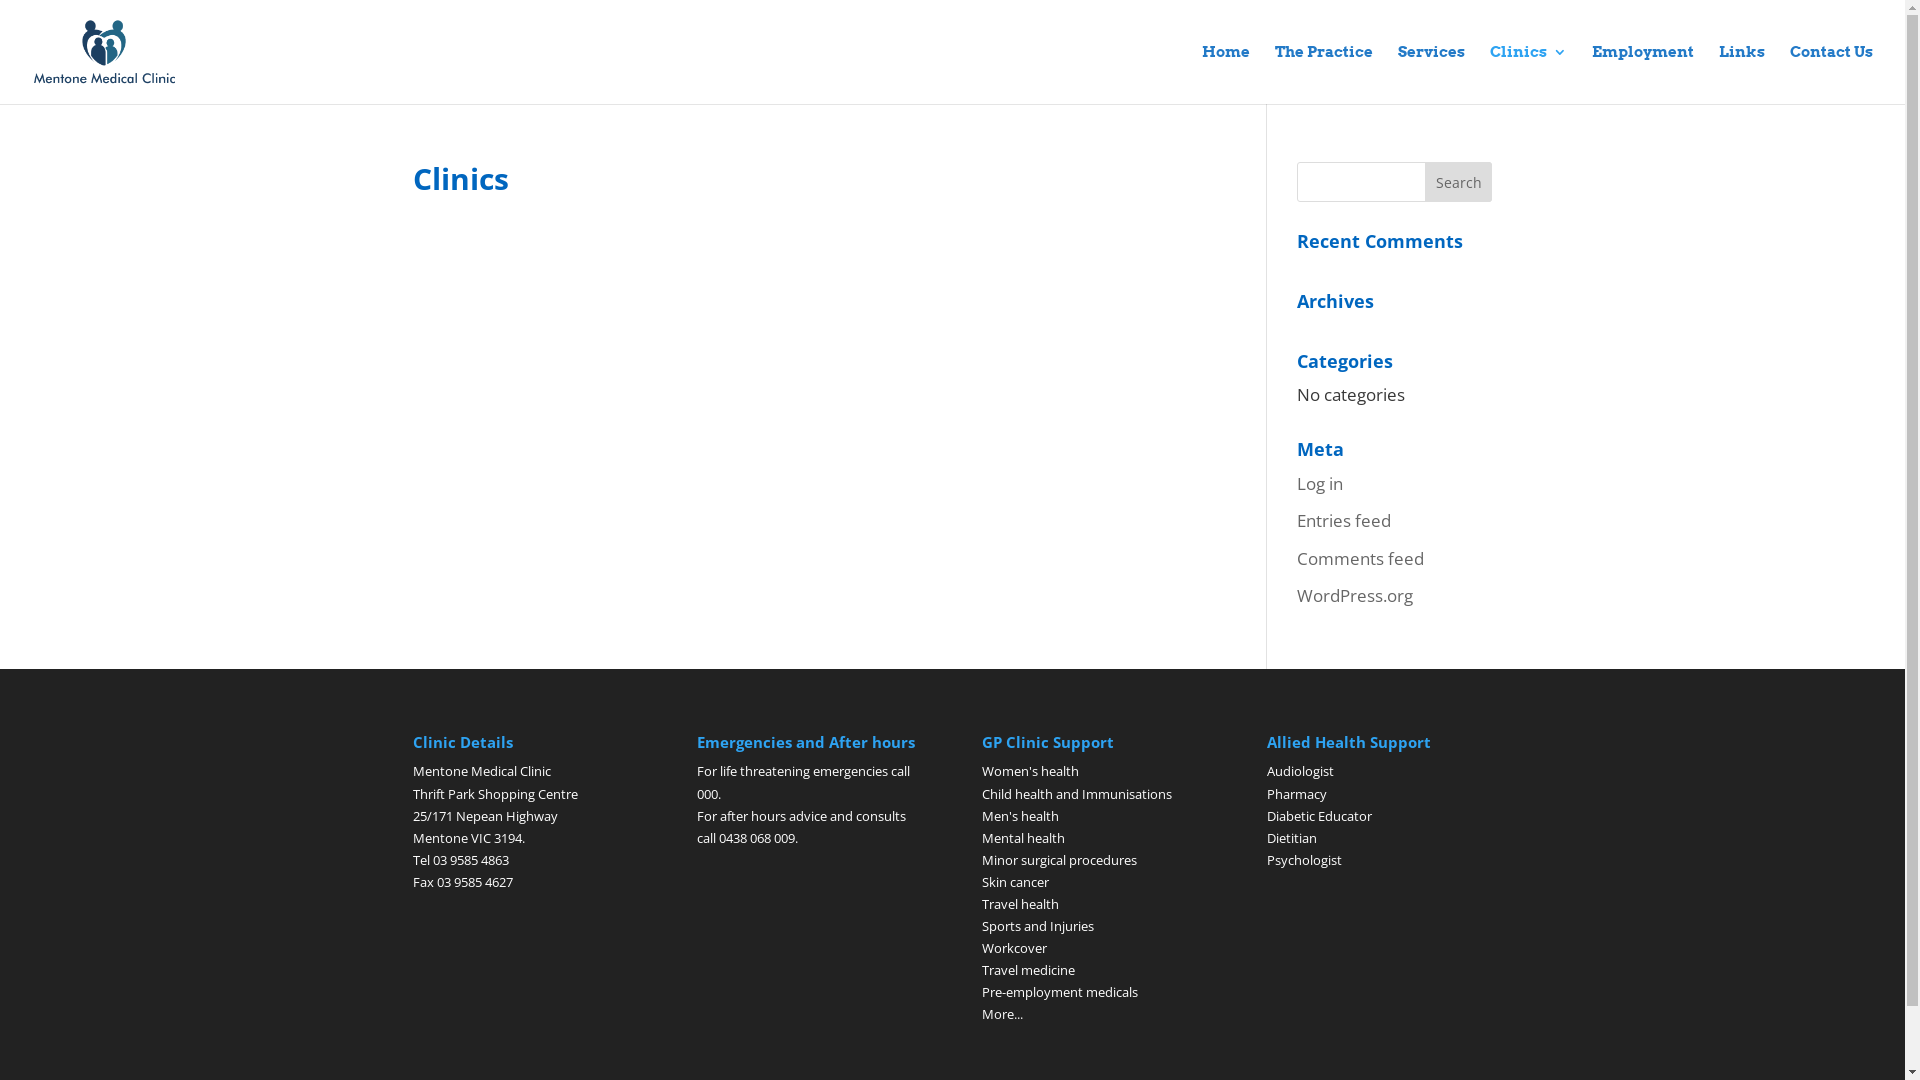 The height and width of the screenshot is (1080, 1920). I want to click on 'Services', so click(1430, 73).